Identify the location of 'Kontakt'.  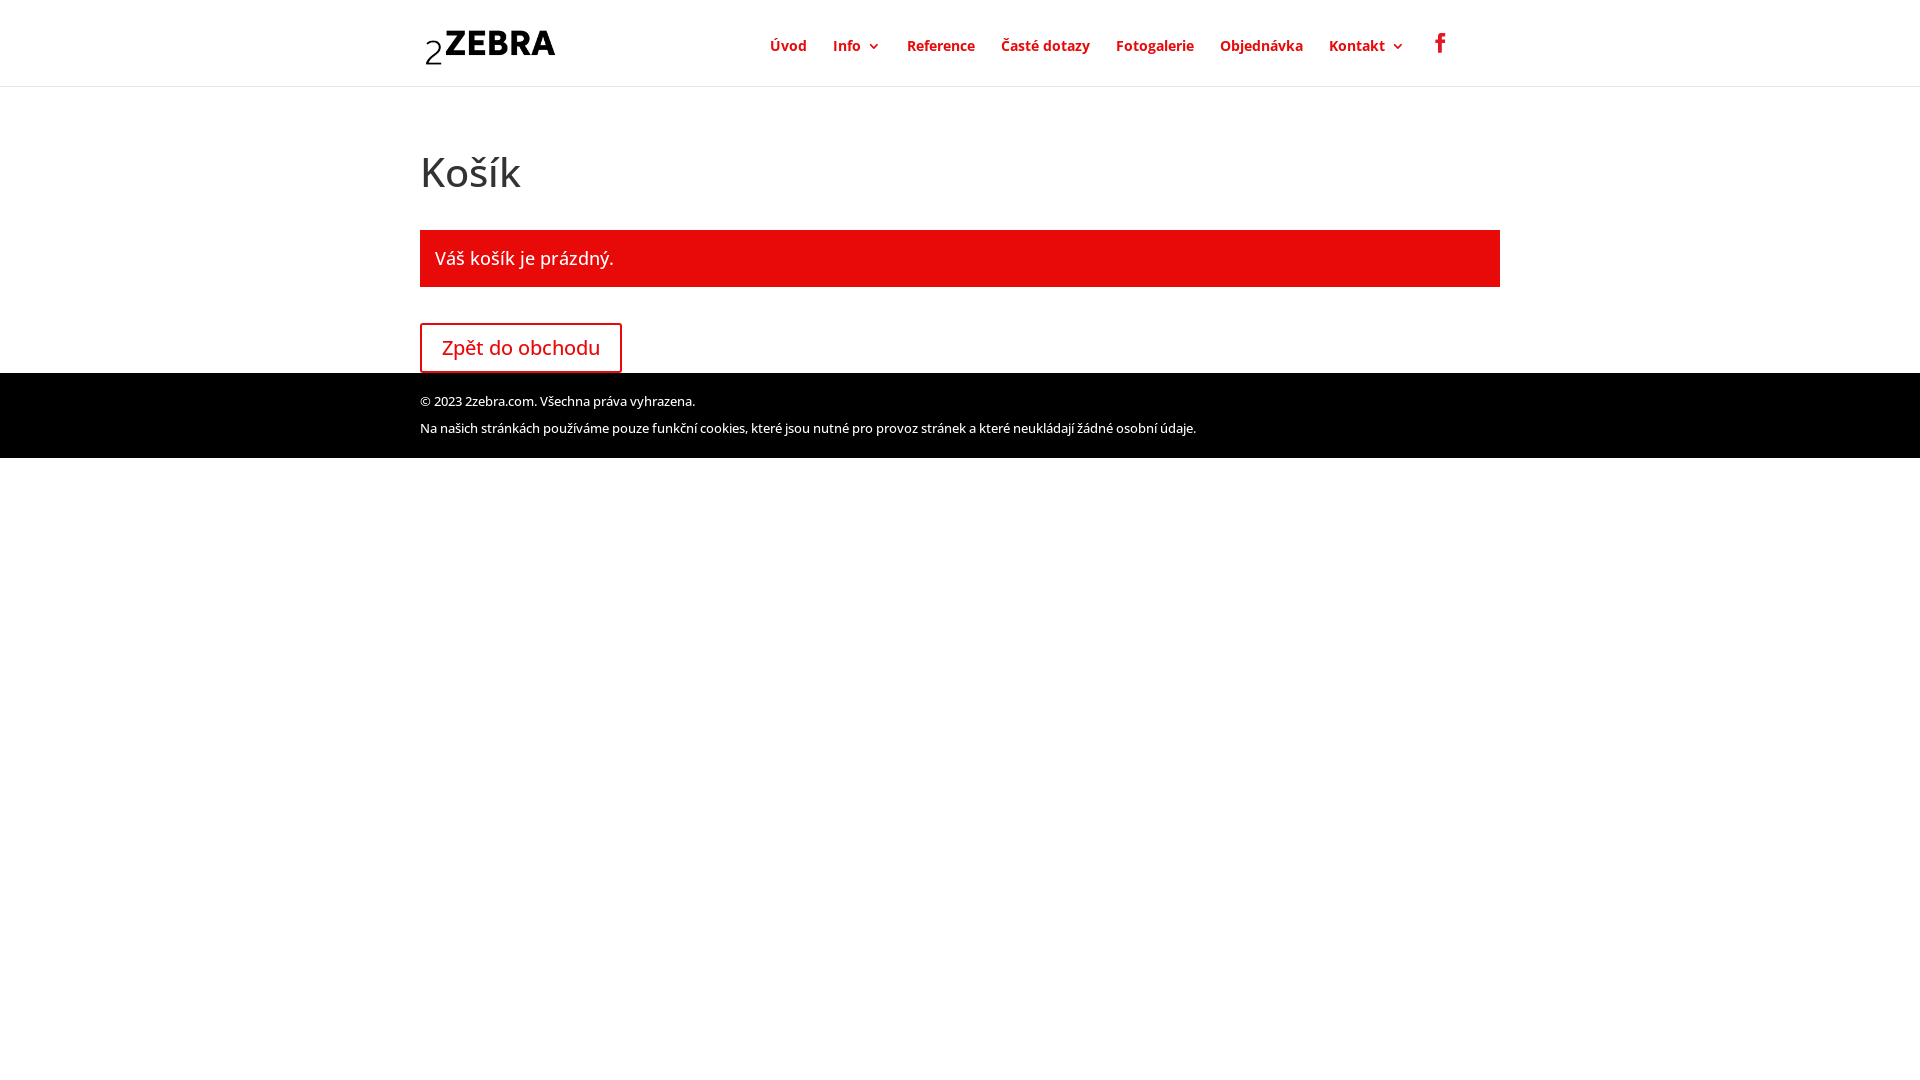
(1366, 61).